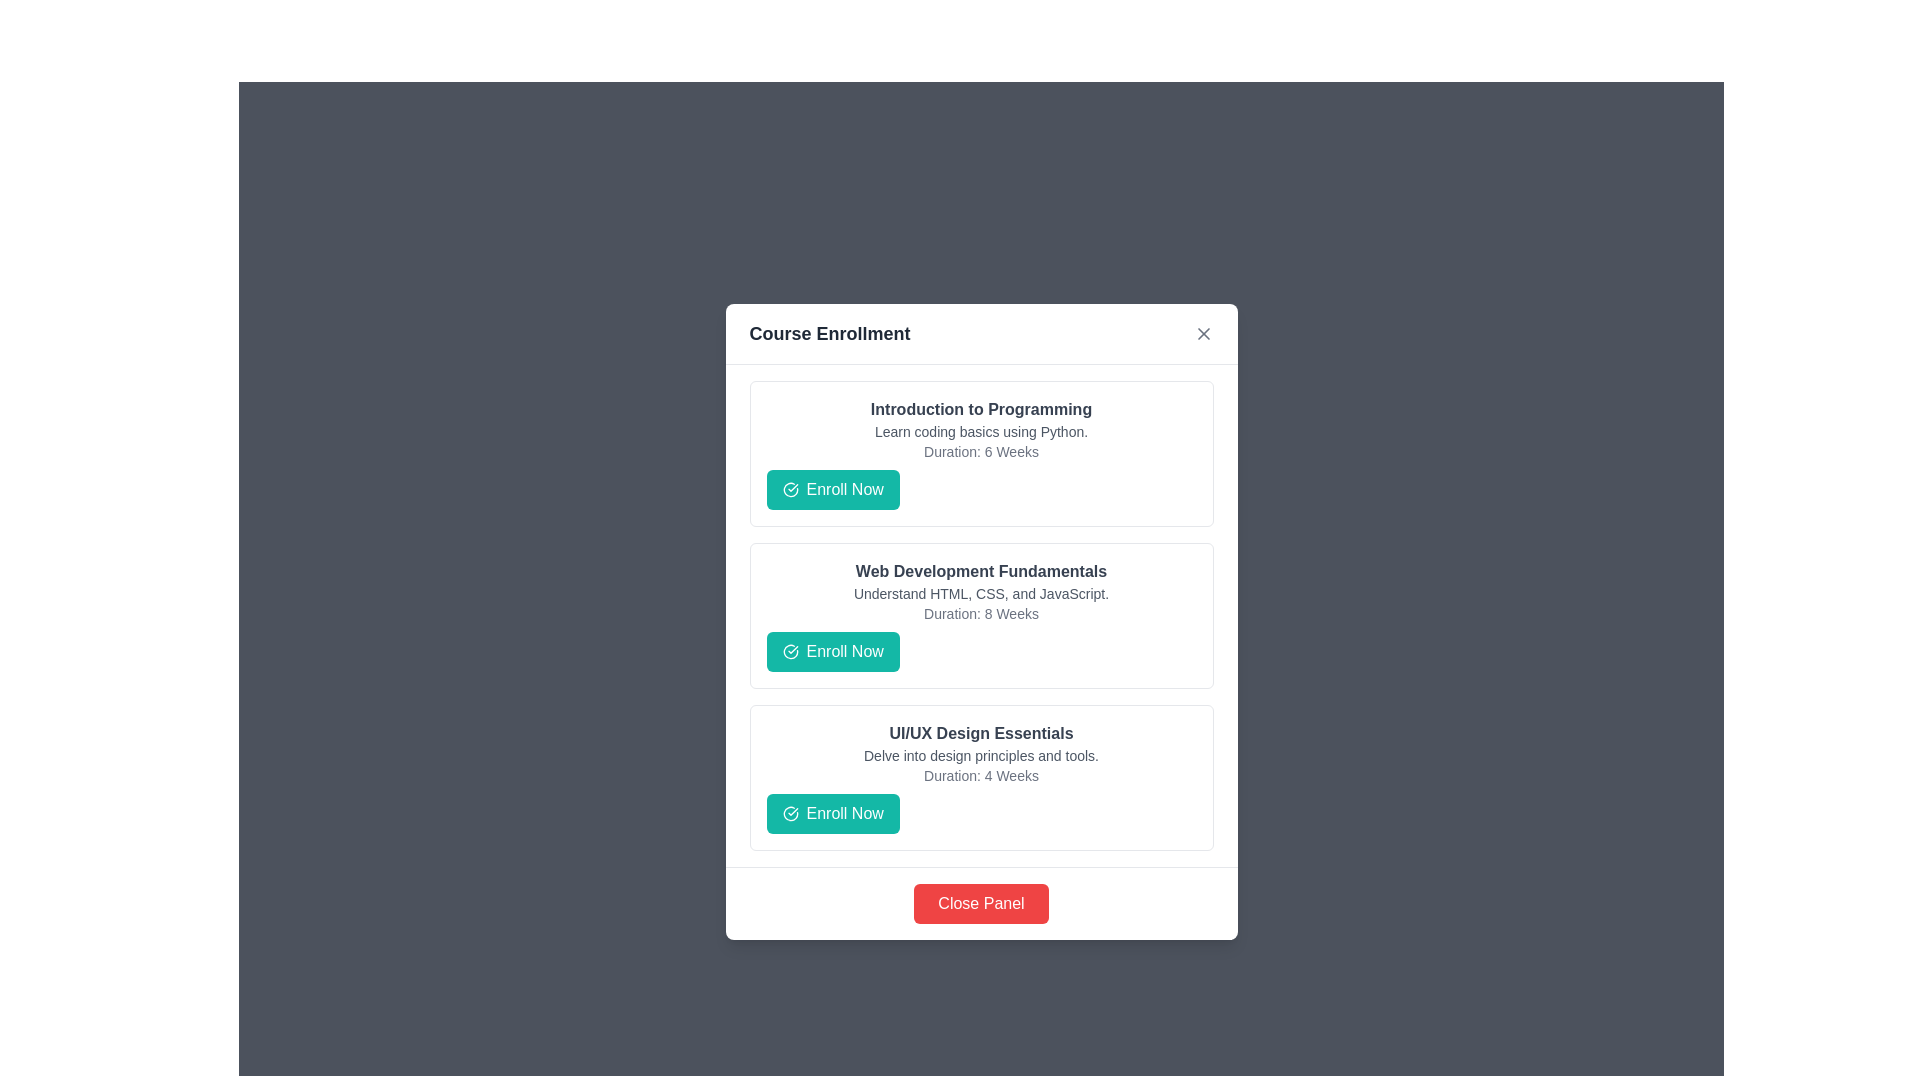 Image resolution: width=1920 pixels, height=1080 pixels. Describe the element at coordinates (981, 408) in the screenshot. I see `the text label element displaying 'Introduction to Programming', which is located at the top of the first course card in the course enrollment modal` at that location.